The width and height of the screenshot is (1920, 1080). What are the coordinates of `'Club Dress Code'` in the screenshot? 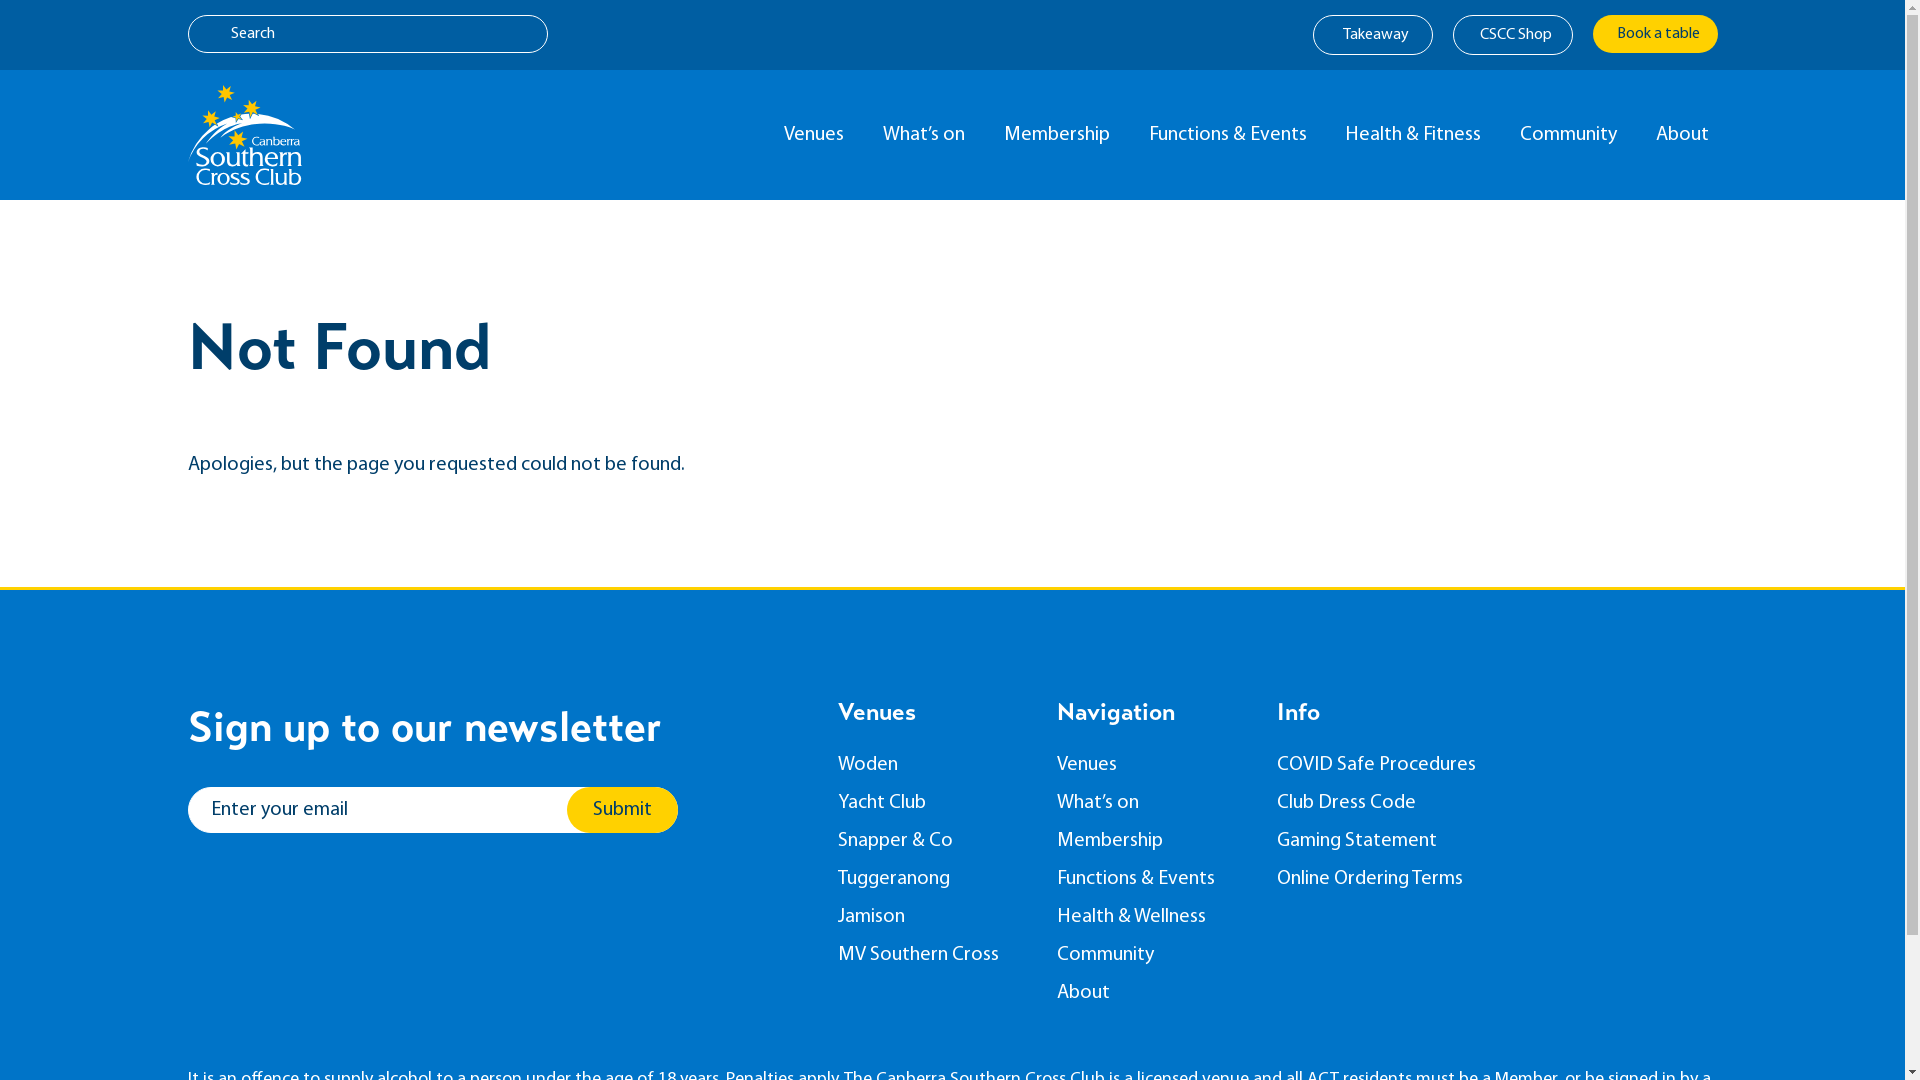 It's located at (1386, 801).